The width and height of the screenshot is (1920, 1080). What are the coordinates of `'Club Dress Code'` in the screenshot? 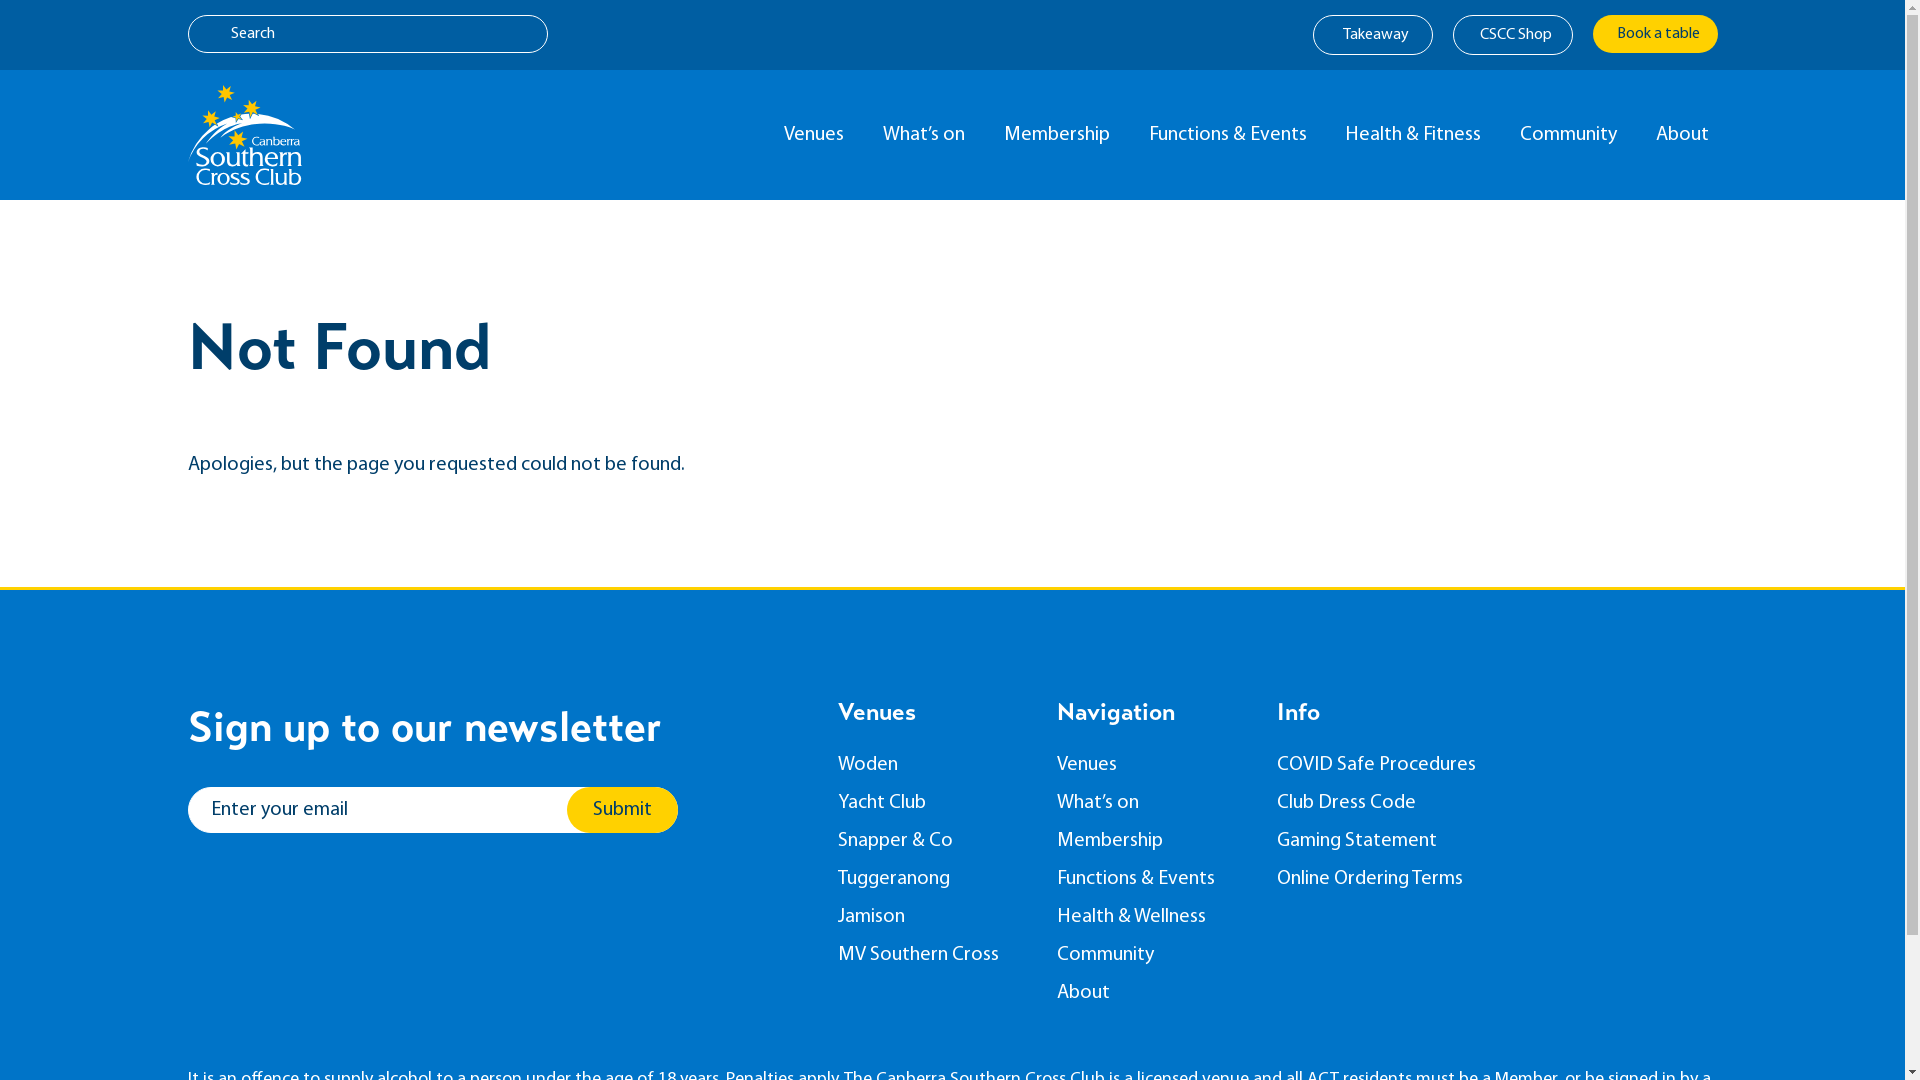 It's located at (1386, 801).